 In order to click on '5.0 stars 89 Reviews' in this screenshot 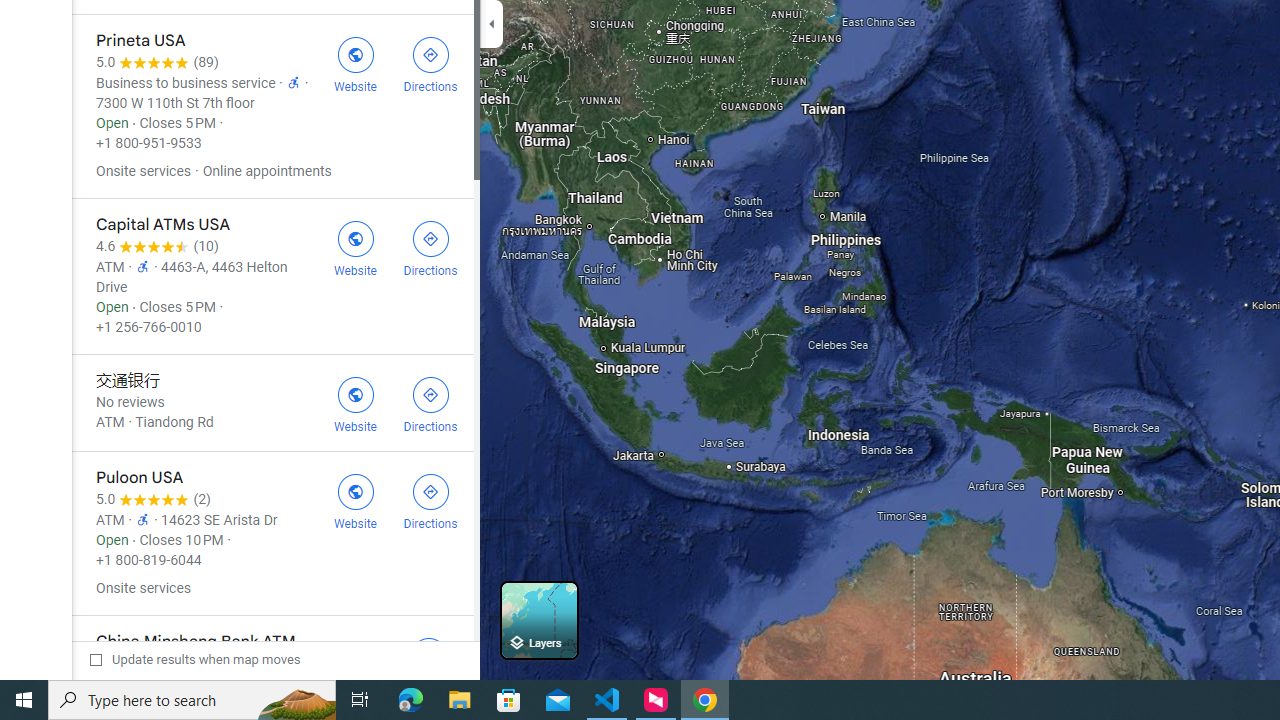, I will do `click(156, 61)`.